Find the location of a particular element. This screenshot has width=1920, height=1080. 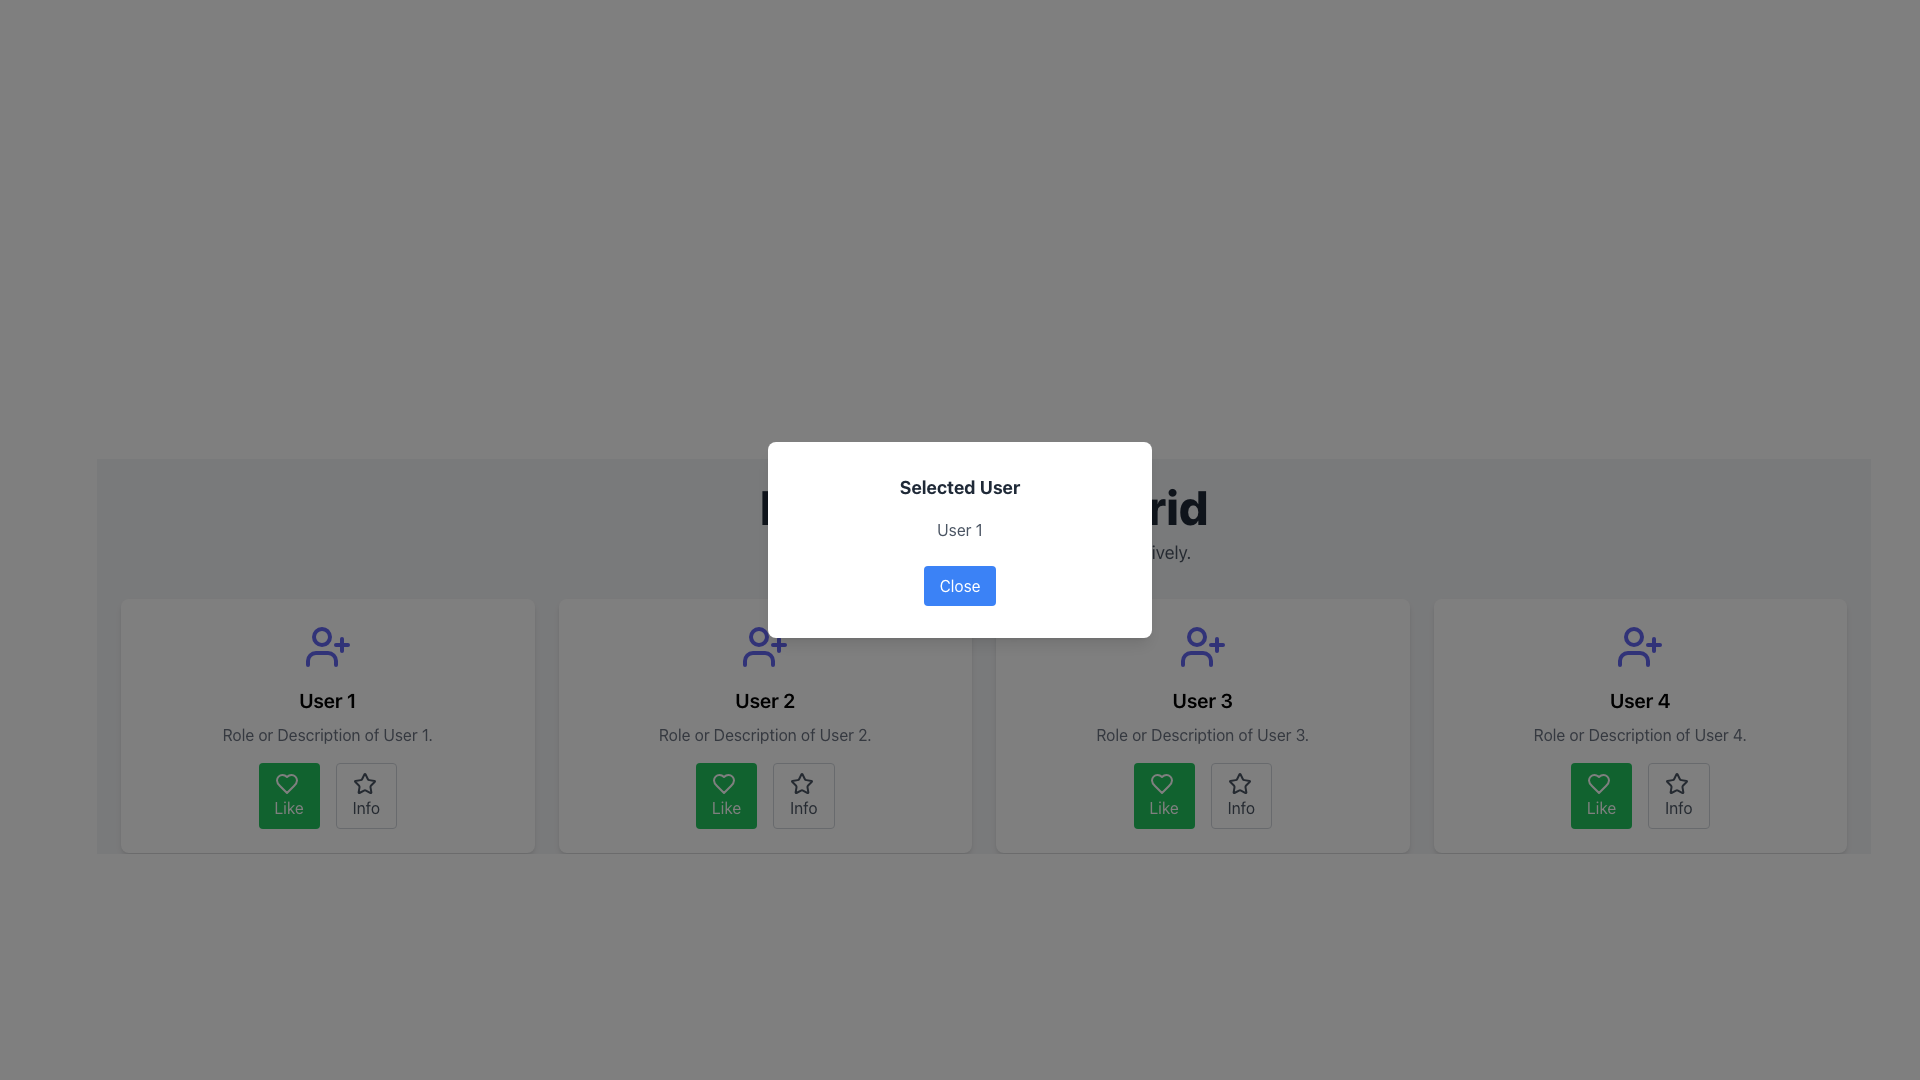

the text label displaying 'User 1', which is styled in bold, black font and centrally aligned in the first user card is located at coordinates (327, 700).